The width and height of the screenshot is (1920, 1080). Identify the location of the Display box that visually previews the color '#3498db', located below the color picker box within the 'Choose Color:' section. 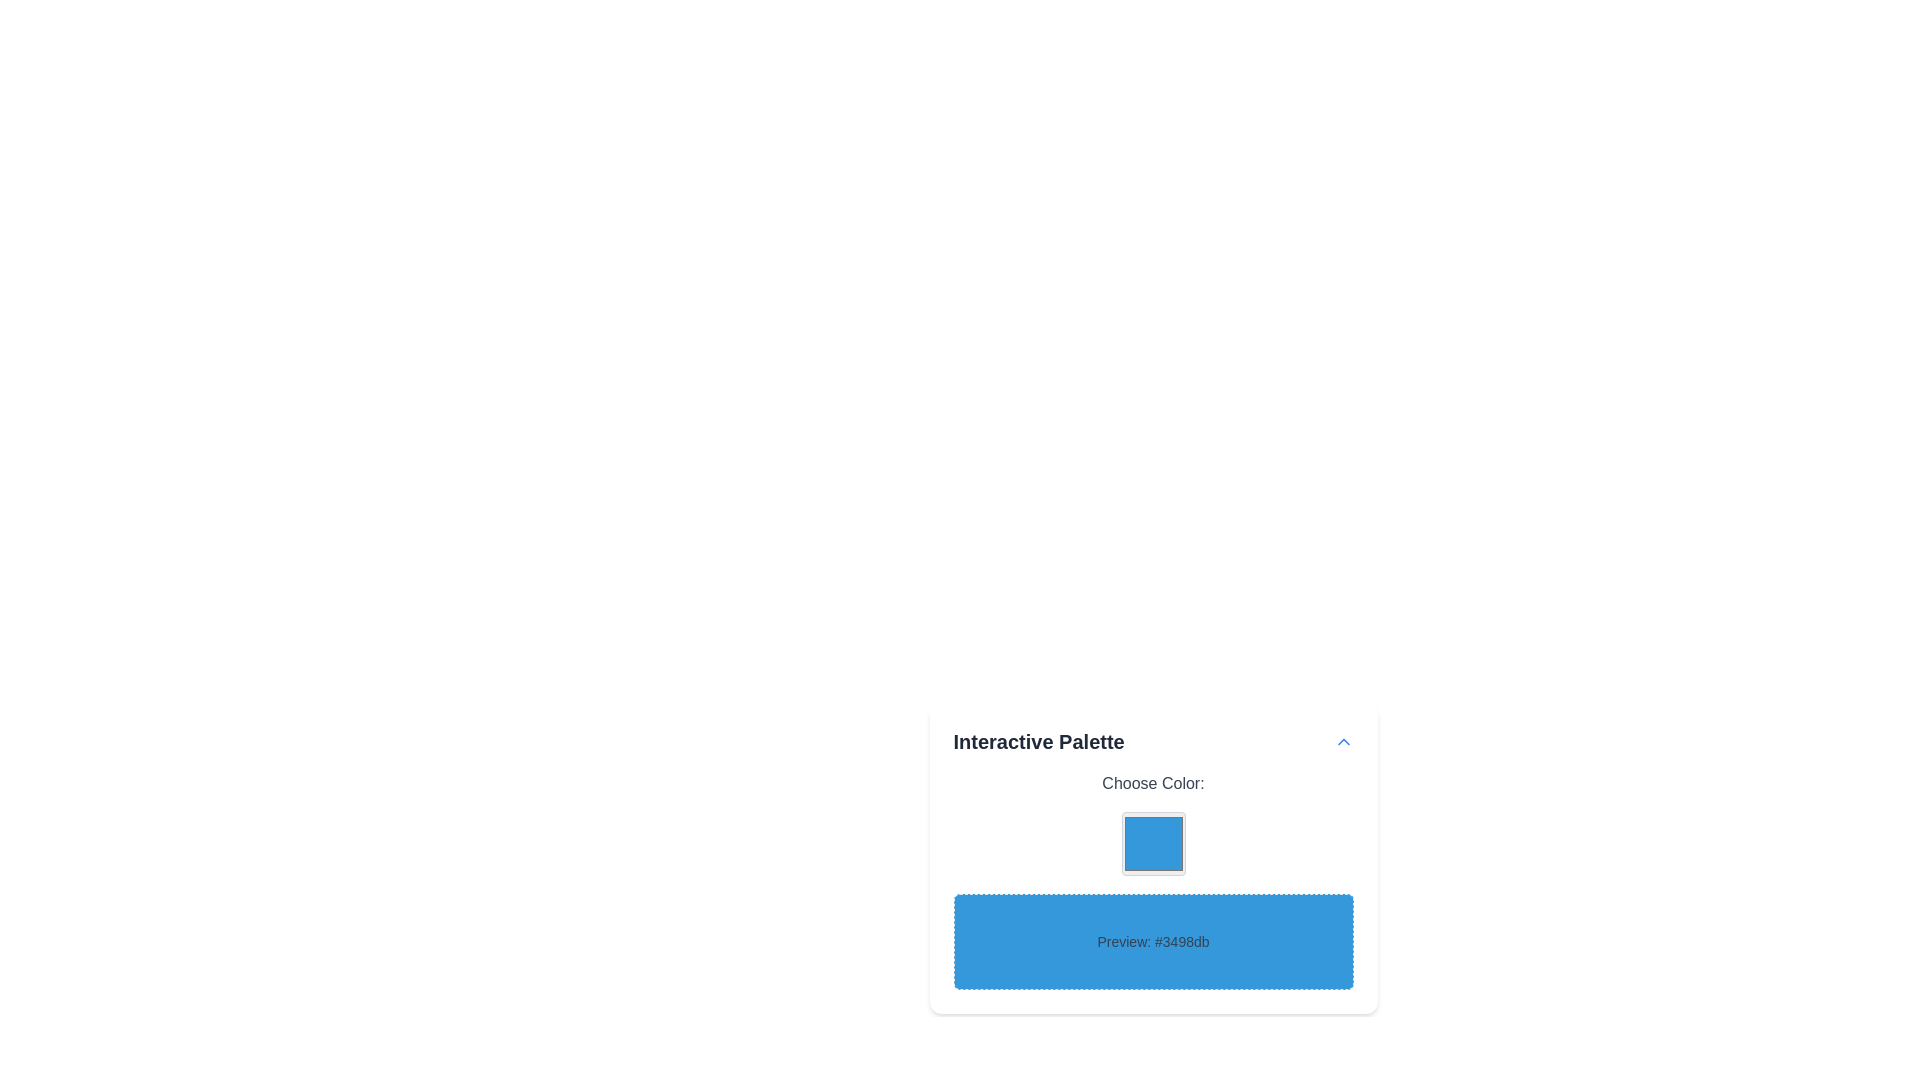
(1153, 941).